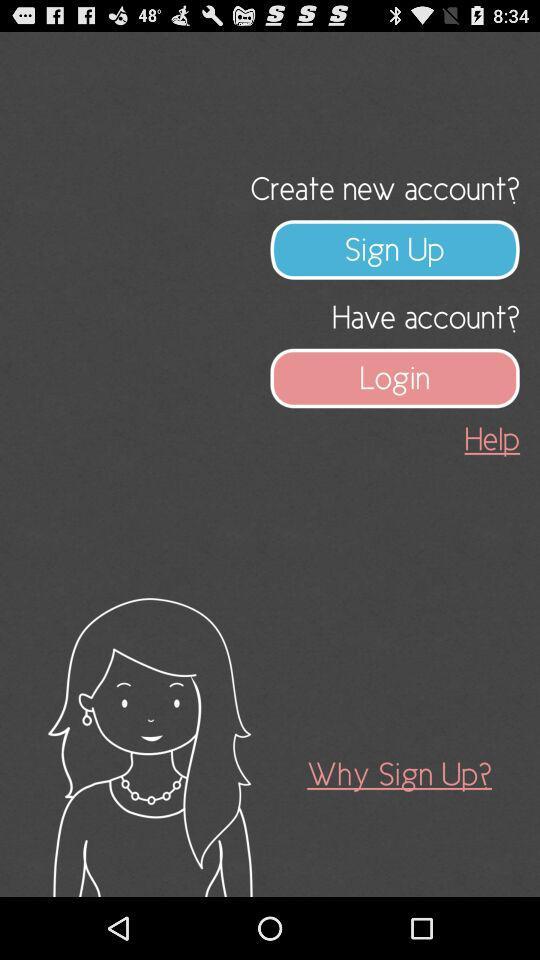 Image resolution: width=540 pixels, height=960 pixels. What do you see at coordinates (395, 377) in the screenshot?
I see `login` at bounding box center [395, 377].